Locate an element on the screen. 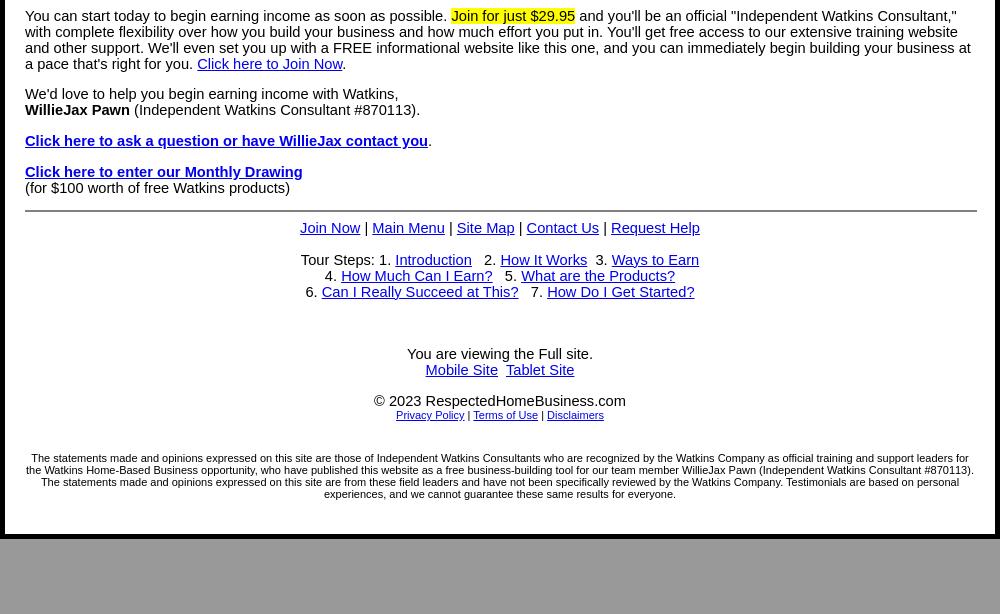  '(Independent Watkins Consultant #870113).' is located at coordinates (274, 110).